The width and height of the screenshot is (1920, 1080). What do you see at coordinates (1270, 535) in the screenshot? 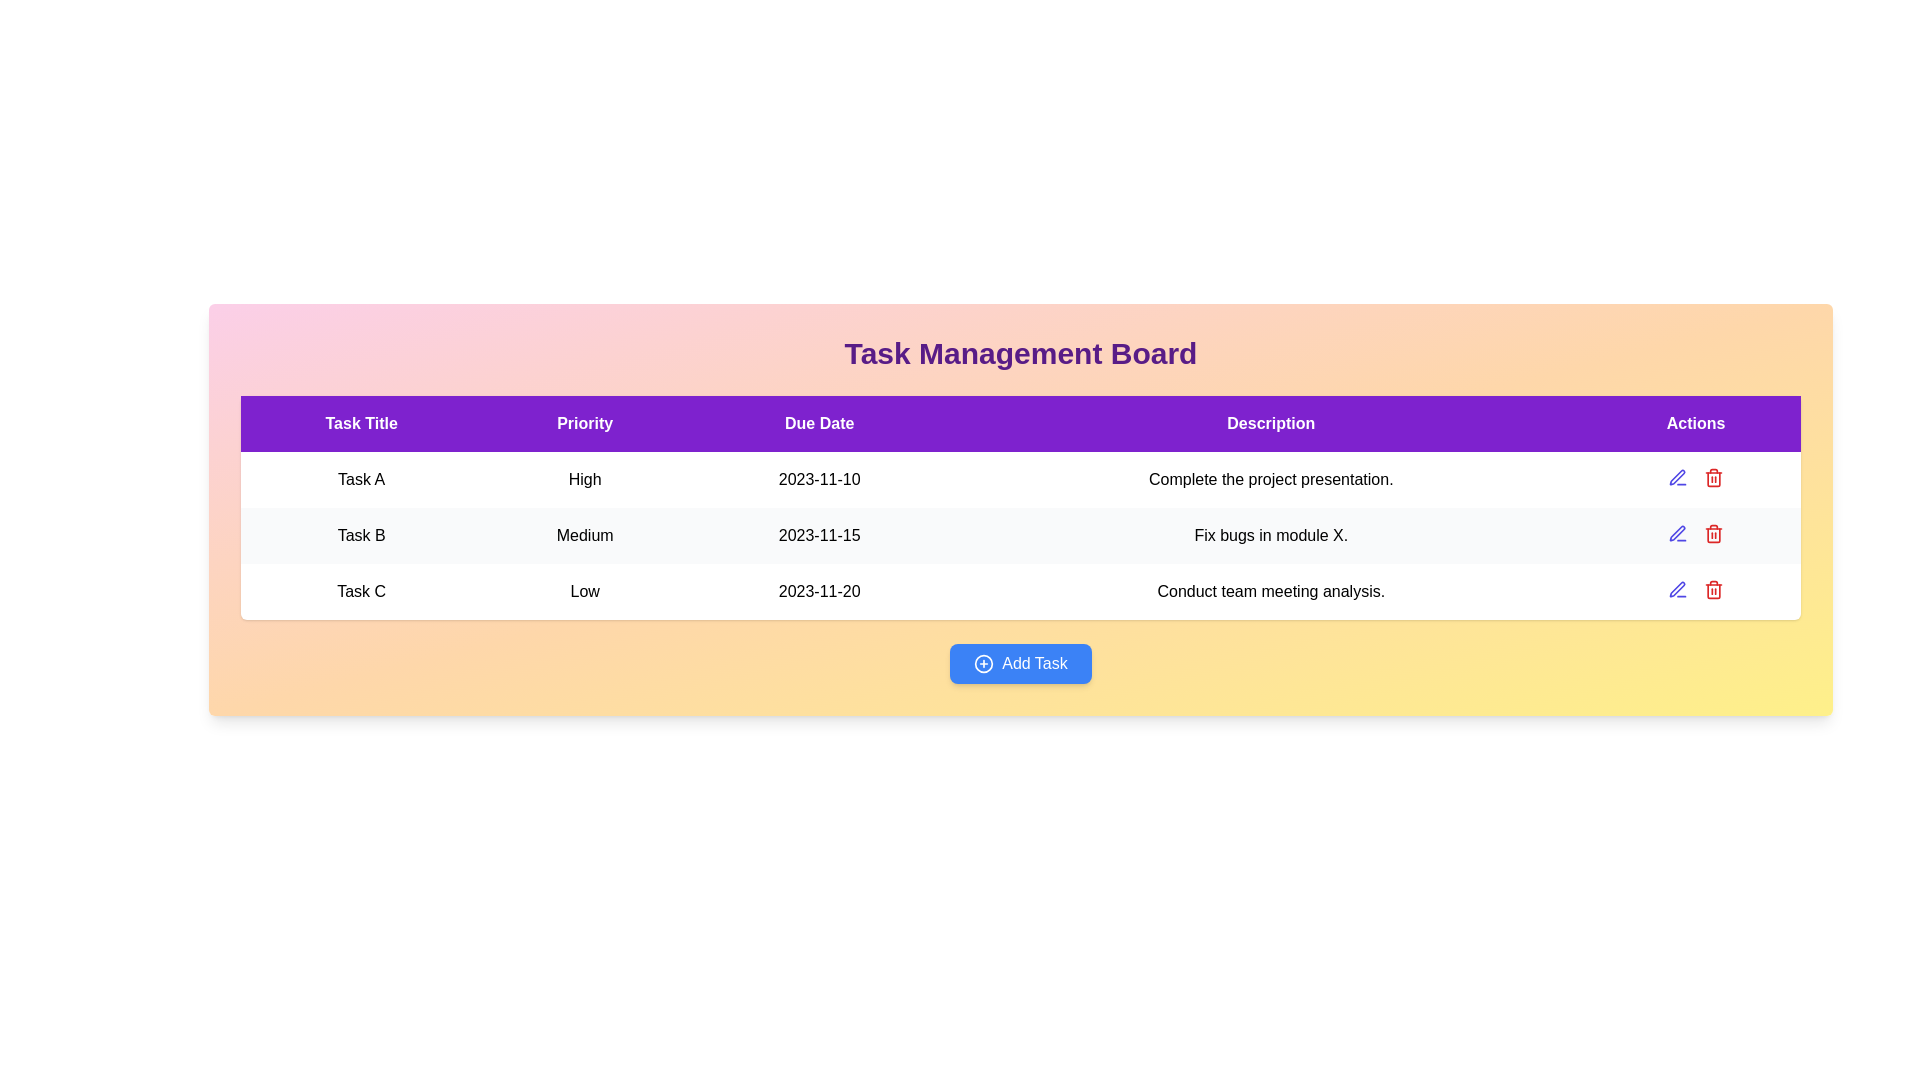
I see `the text label displaying 'Fix bugs in module X.' which is located in the fourth column of the second row of the table under the 'Description' column for 'Task B'` at bounding box center [1270, 535].